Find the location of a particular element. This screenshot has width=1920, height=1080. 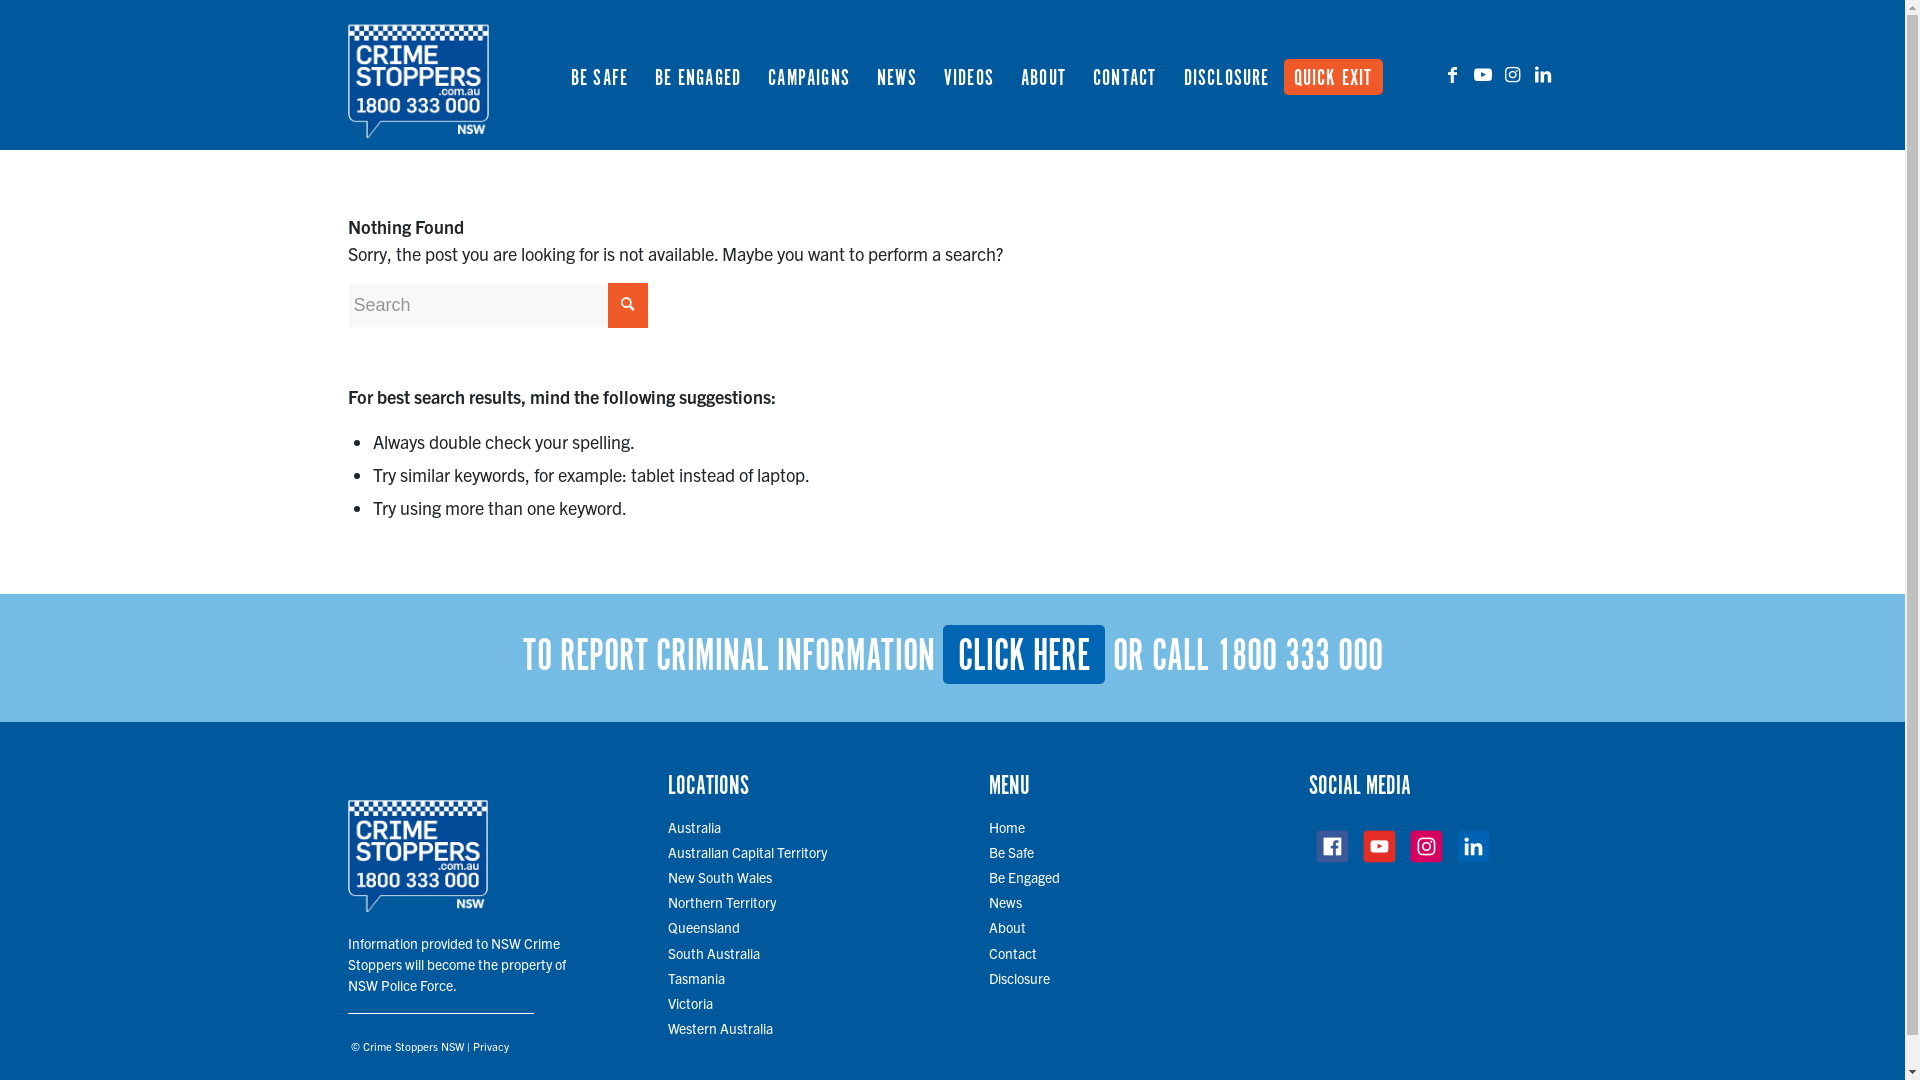

'Contact' is located at coordinates (988, 951).